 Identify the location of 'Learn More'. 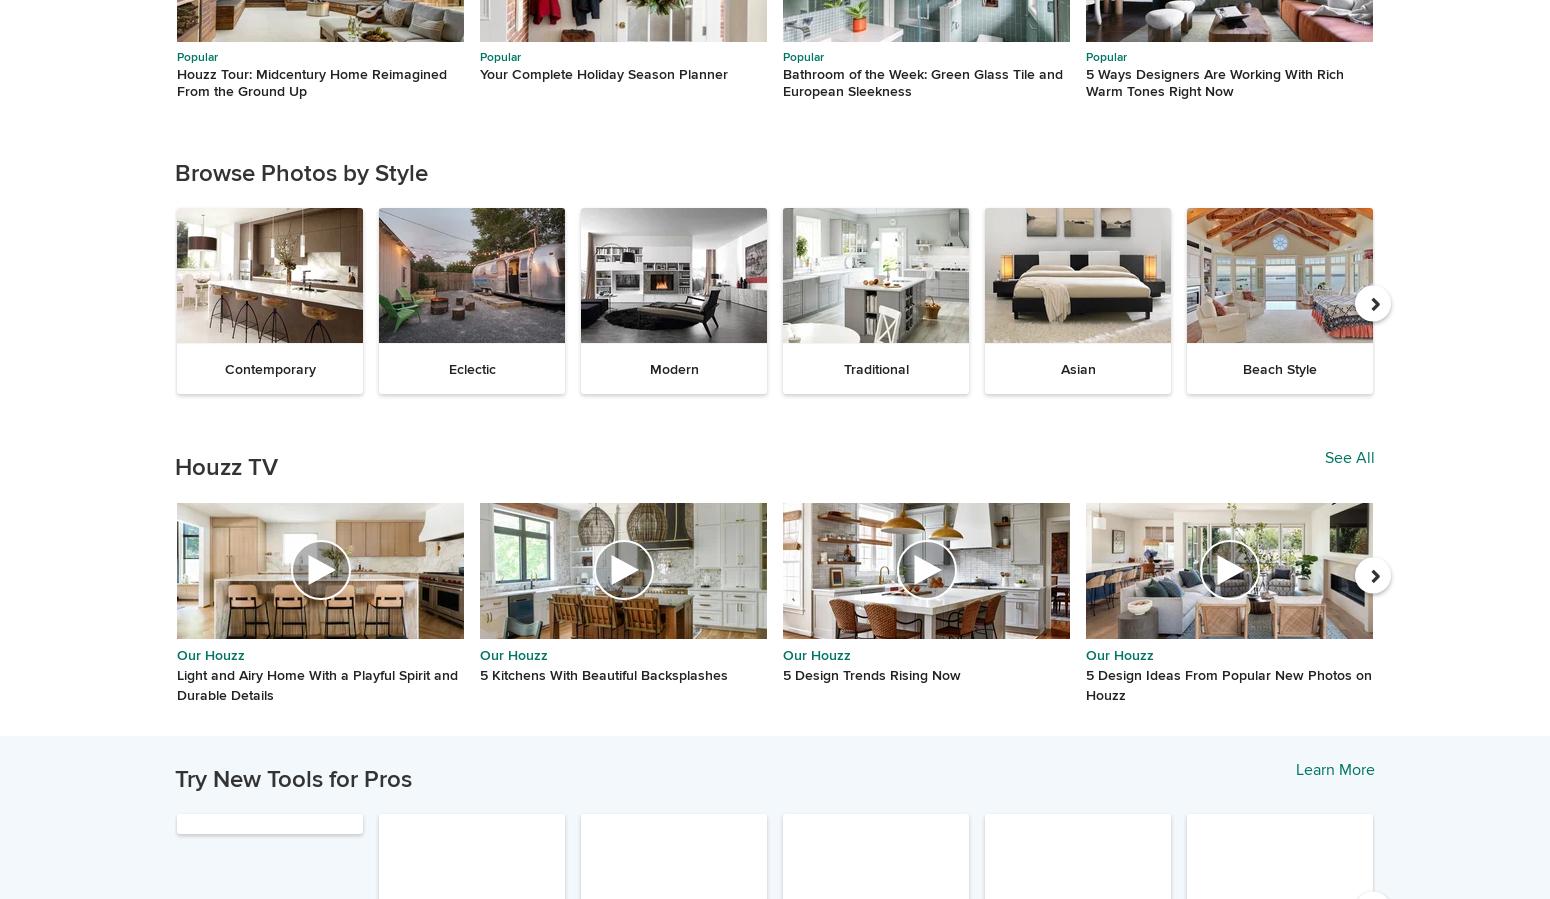
(1335, 769).